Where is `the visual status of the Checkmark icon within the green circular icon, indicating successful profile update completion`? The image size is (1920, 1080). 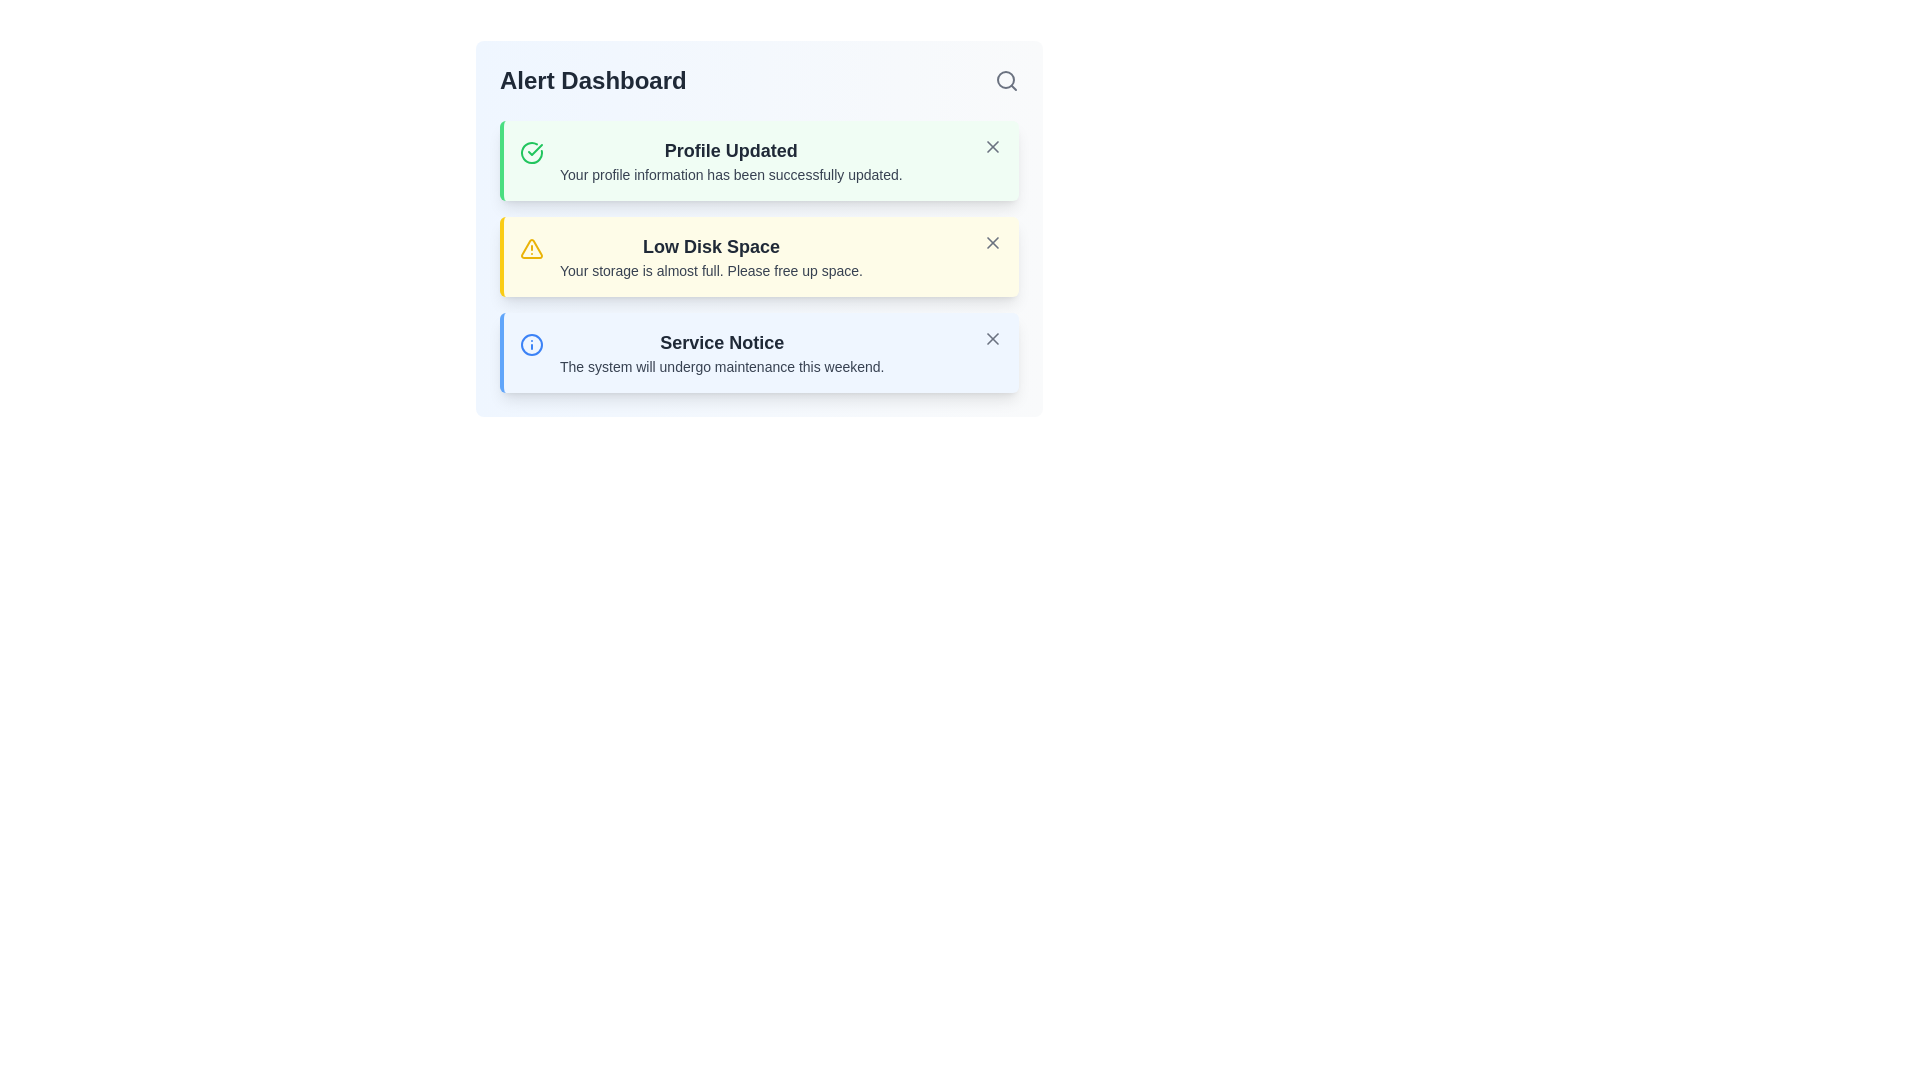 the visual status of the Checkmark icon within the green circular icon, indicating successful profile update completion is located at coordinates (535, 149).